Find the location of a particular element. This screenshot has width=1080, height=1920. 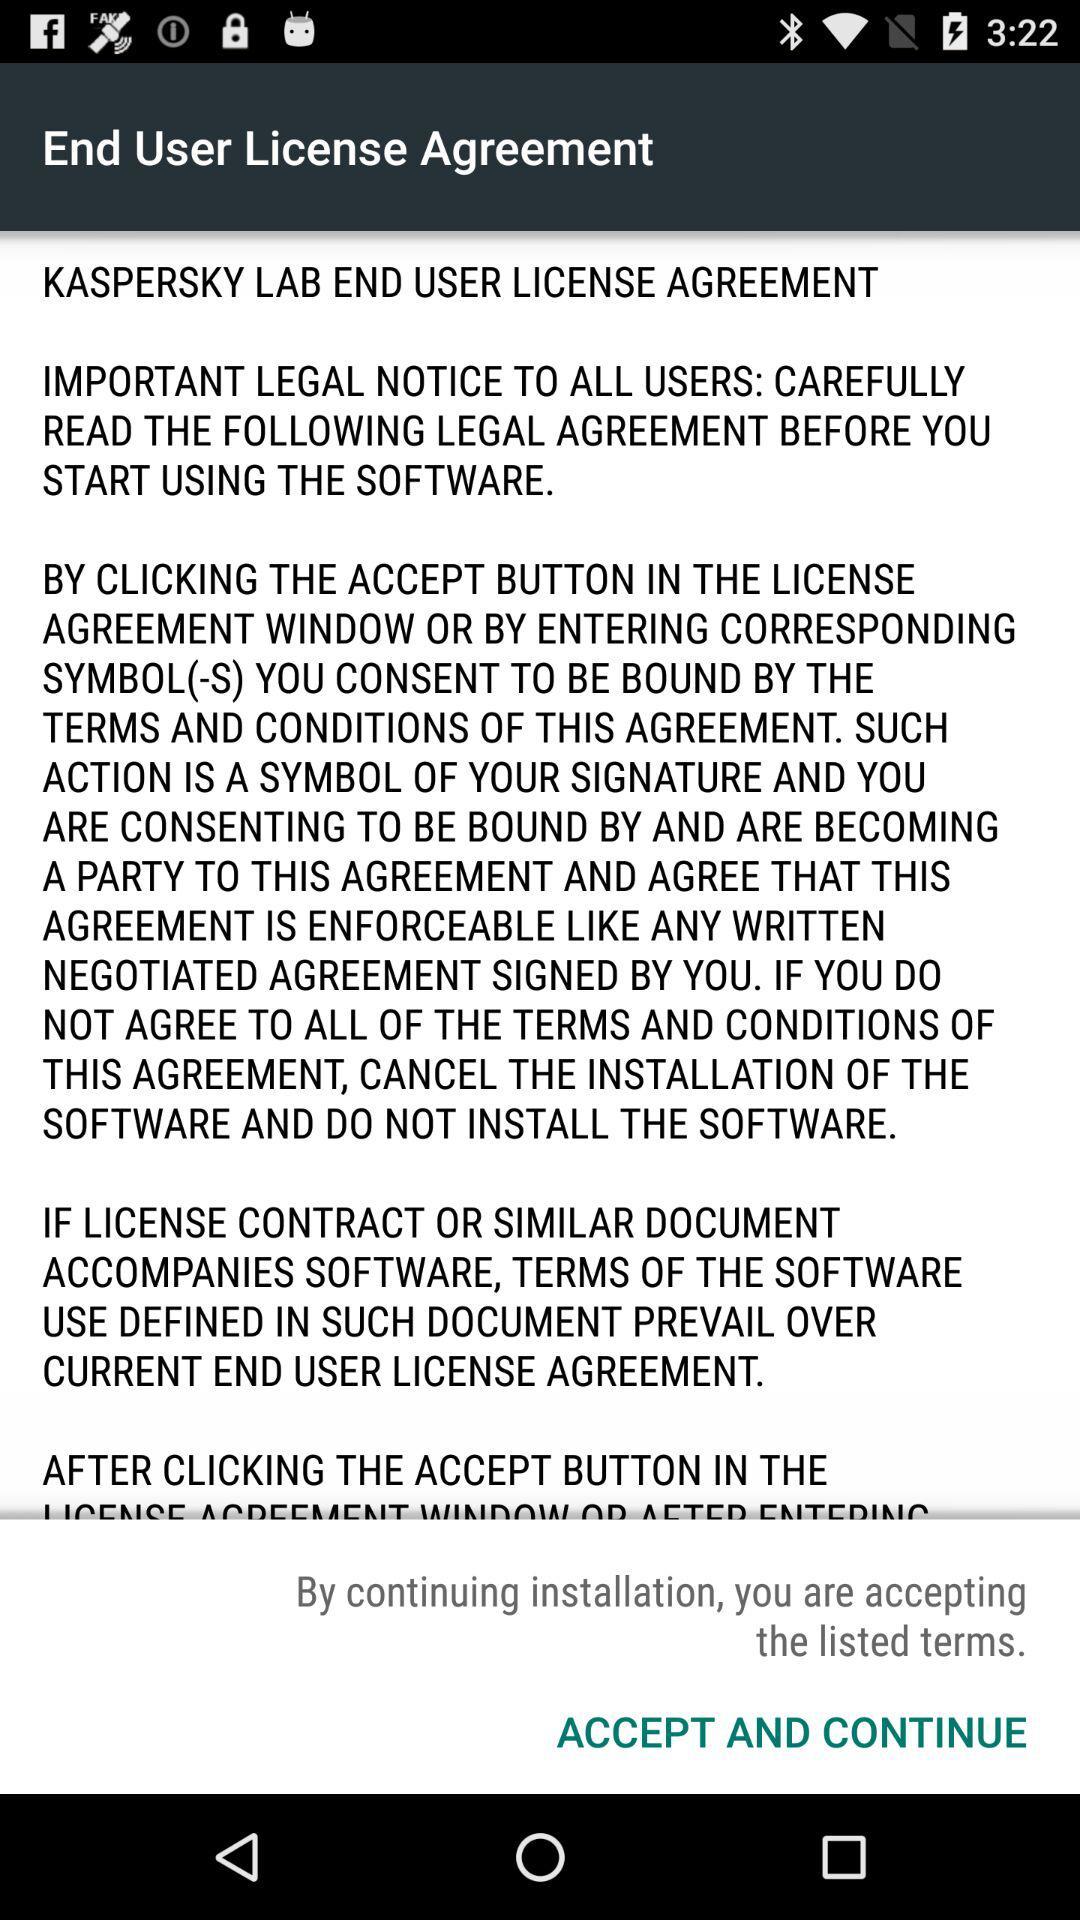

button at the bottom right corner is located at coordinates (790, 1730).